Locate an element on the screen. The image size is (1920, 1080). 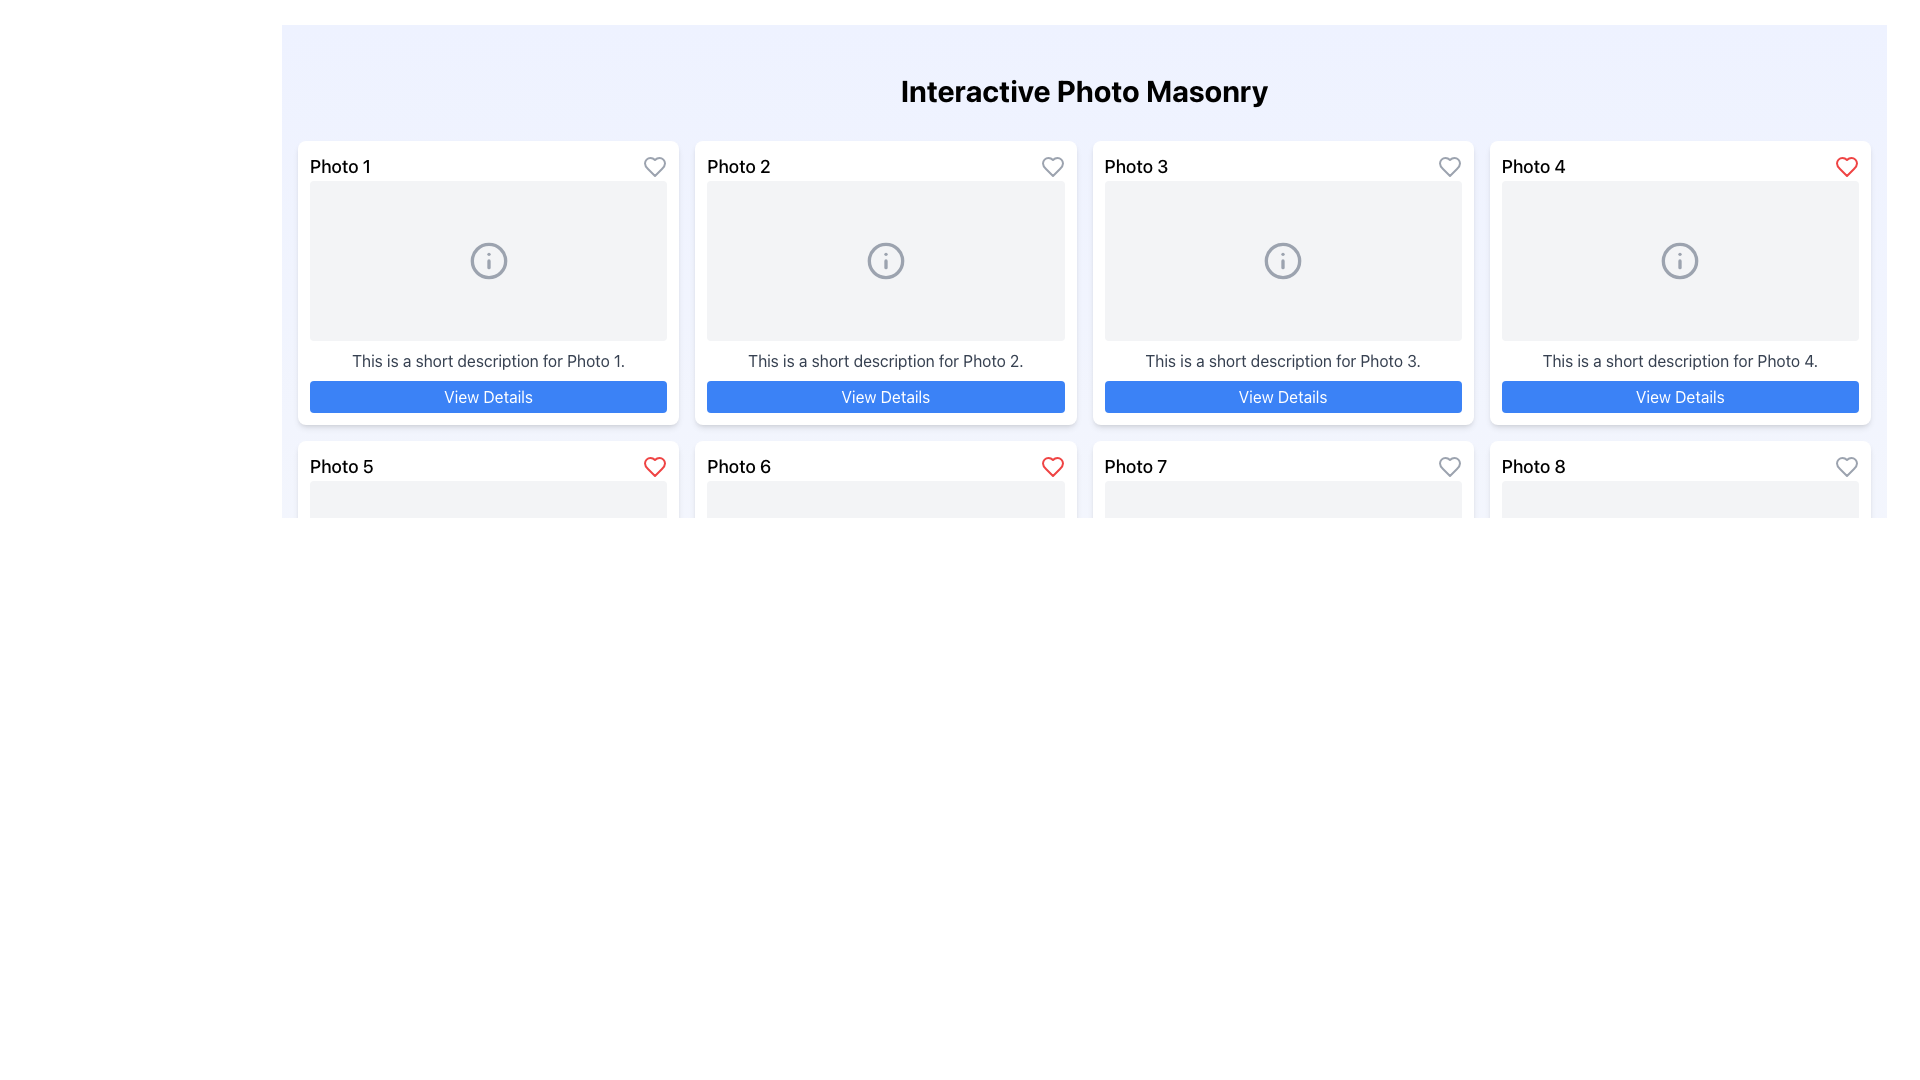
the button labeled 'View Details' which is styled with a blue background and is located at the bottom of the card for 'Photo 4' is located at coordinates (1680, 397).